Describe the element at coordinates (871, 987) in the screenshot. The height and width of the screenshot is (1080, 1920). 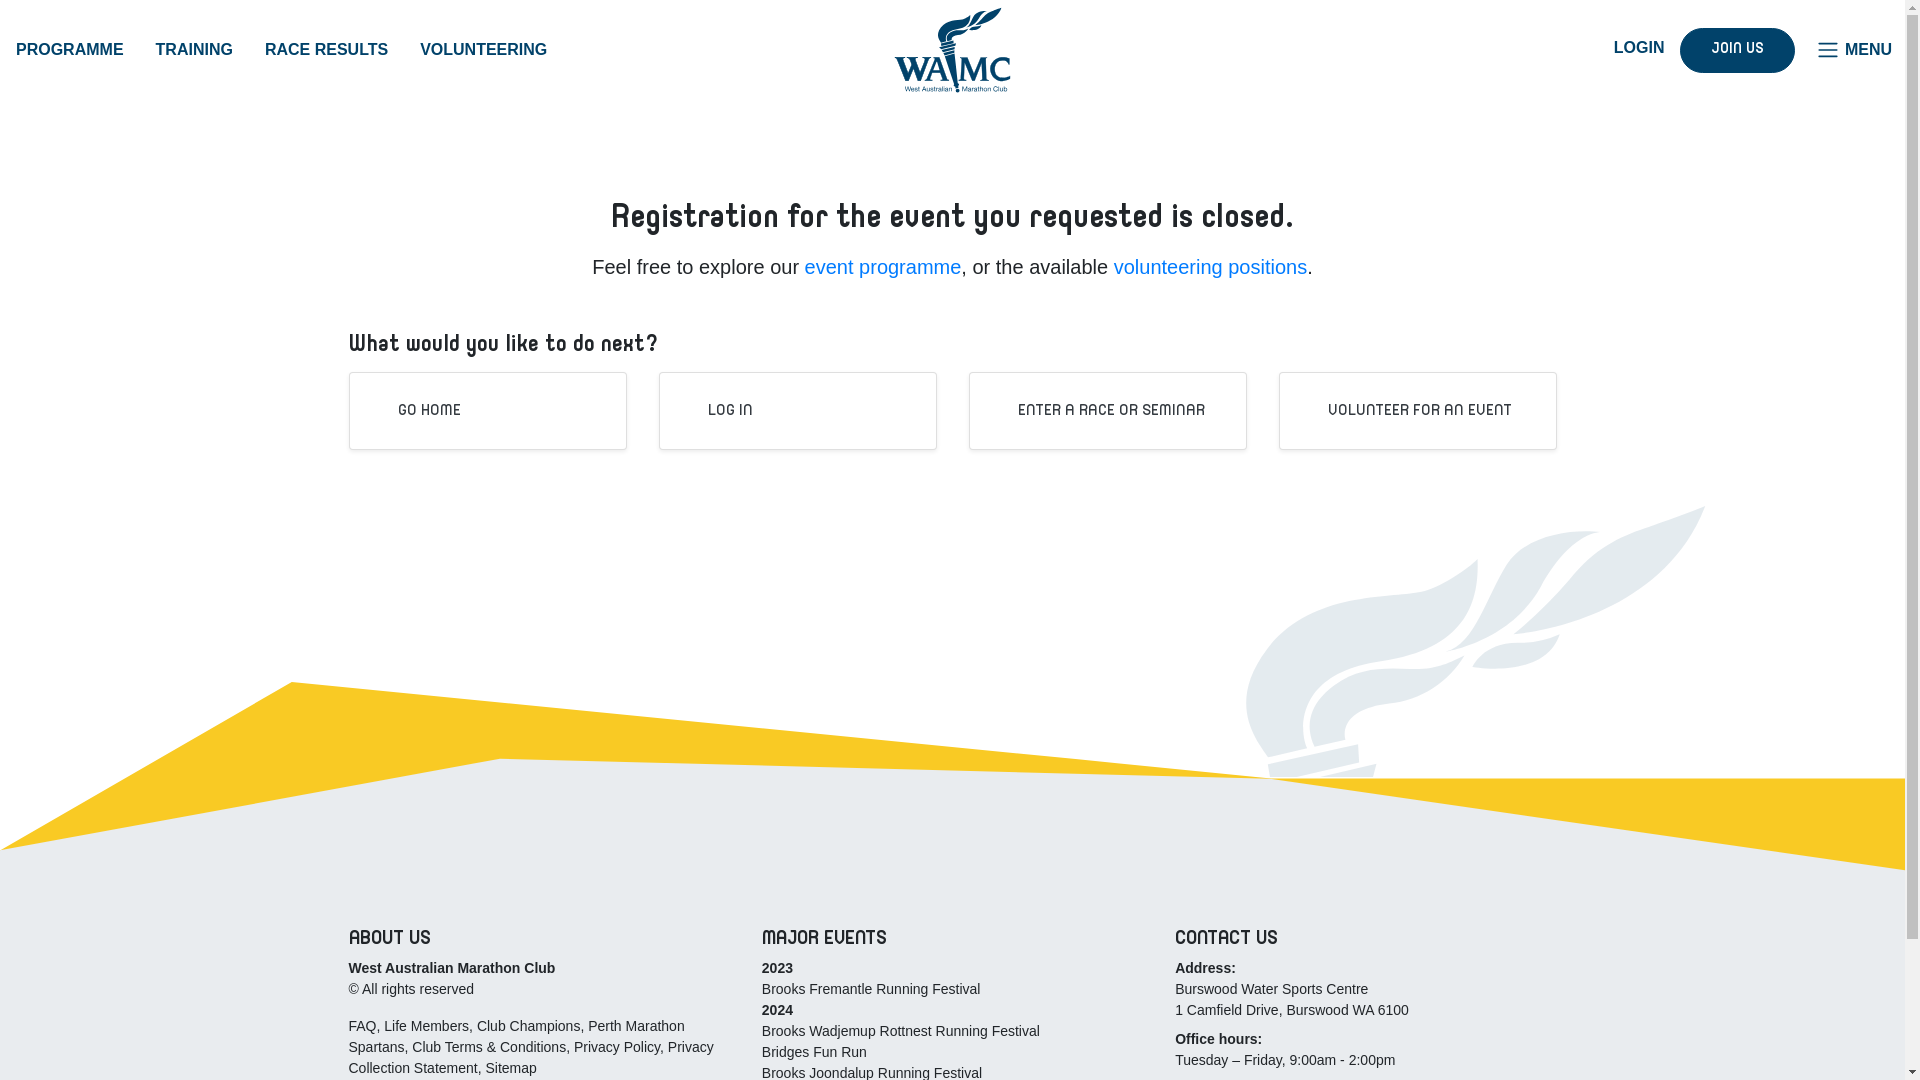
I see `'Brooks Fremantle Running Festival'` at that location.